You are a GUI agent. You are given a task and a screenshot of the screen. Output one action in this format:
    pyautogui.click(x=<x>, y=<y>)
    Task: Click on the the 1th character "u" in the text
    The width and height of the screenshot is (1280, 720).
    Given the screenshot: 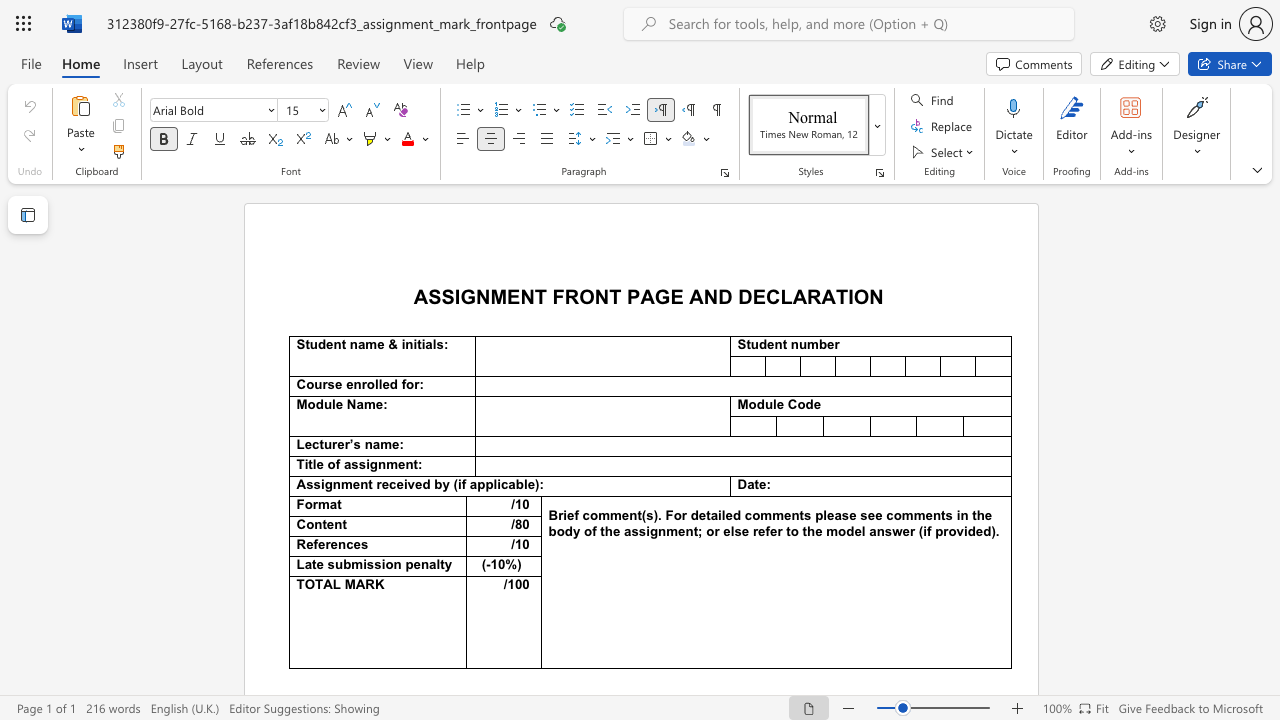 What is the action you would take?
    pyautogui.click(x=753, y=343)
    